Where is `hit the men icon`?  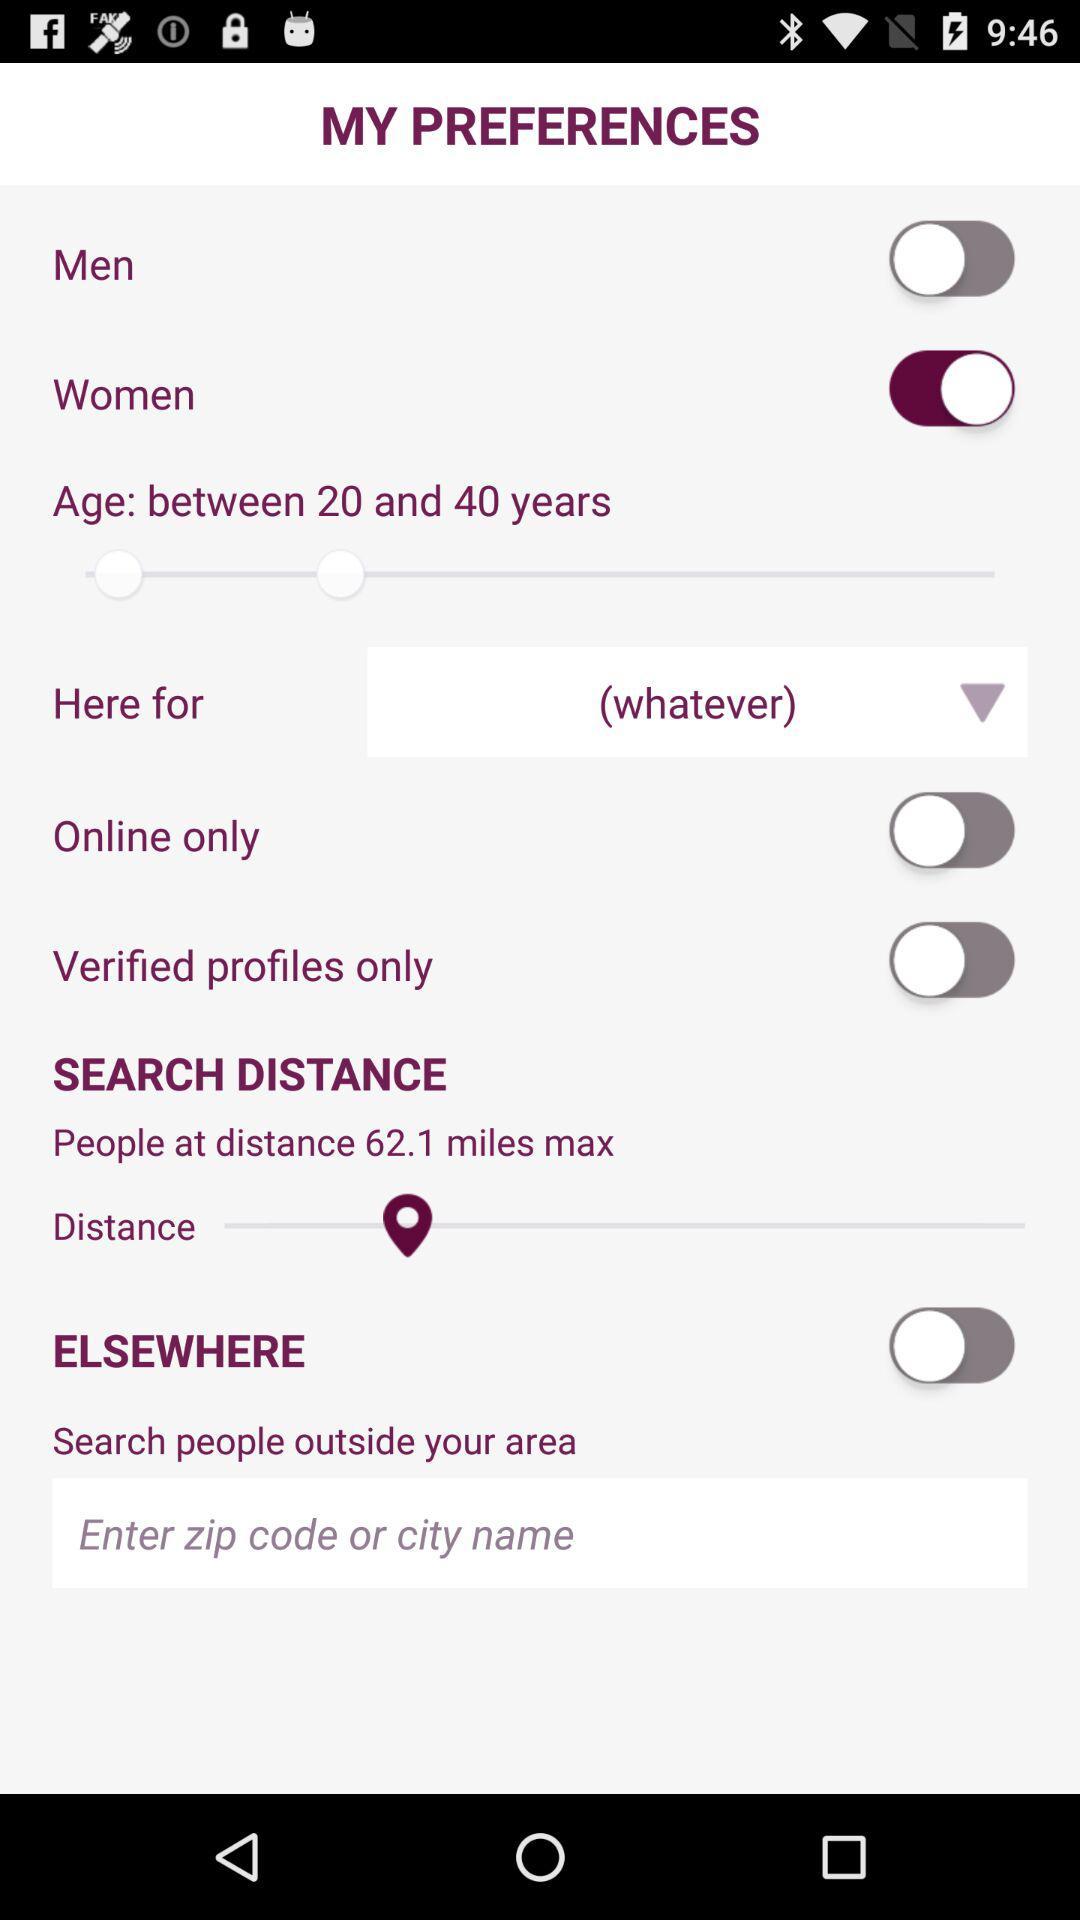 hit the men icon is located at coordinates (952, 262).